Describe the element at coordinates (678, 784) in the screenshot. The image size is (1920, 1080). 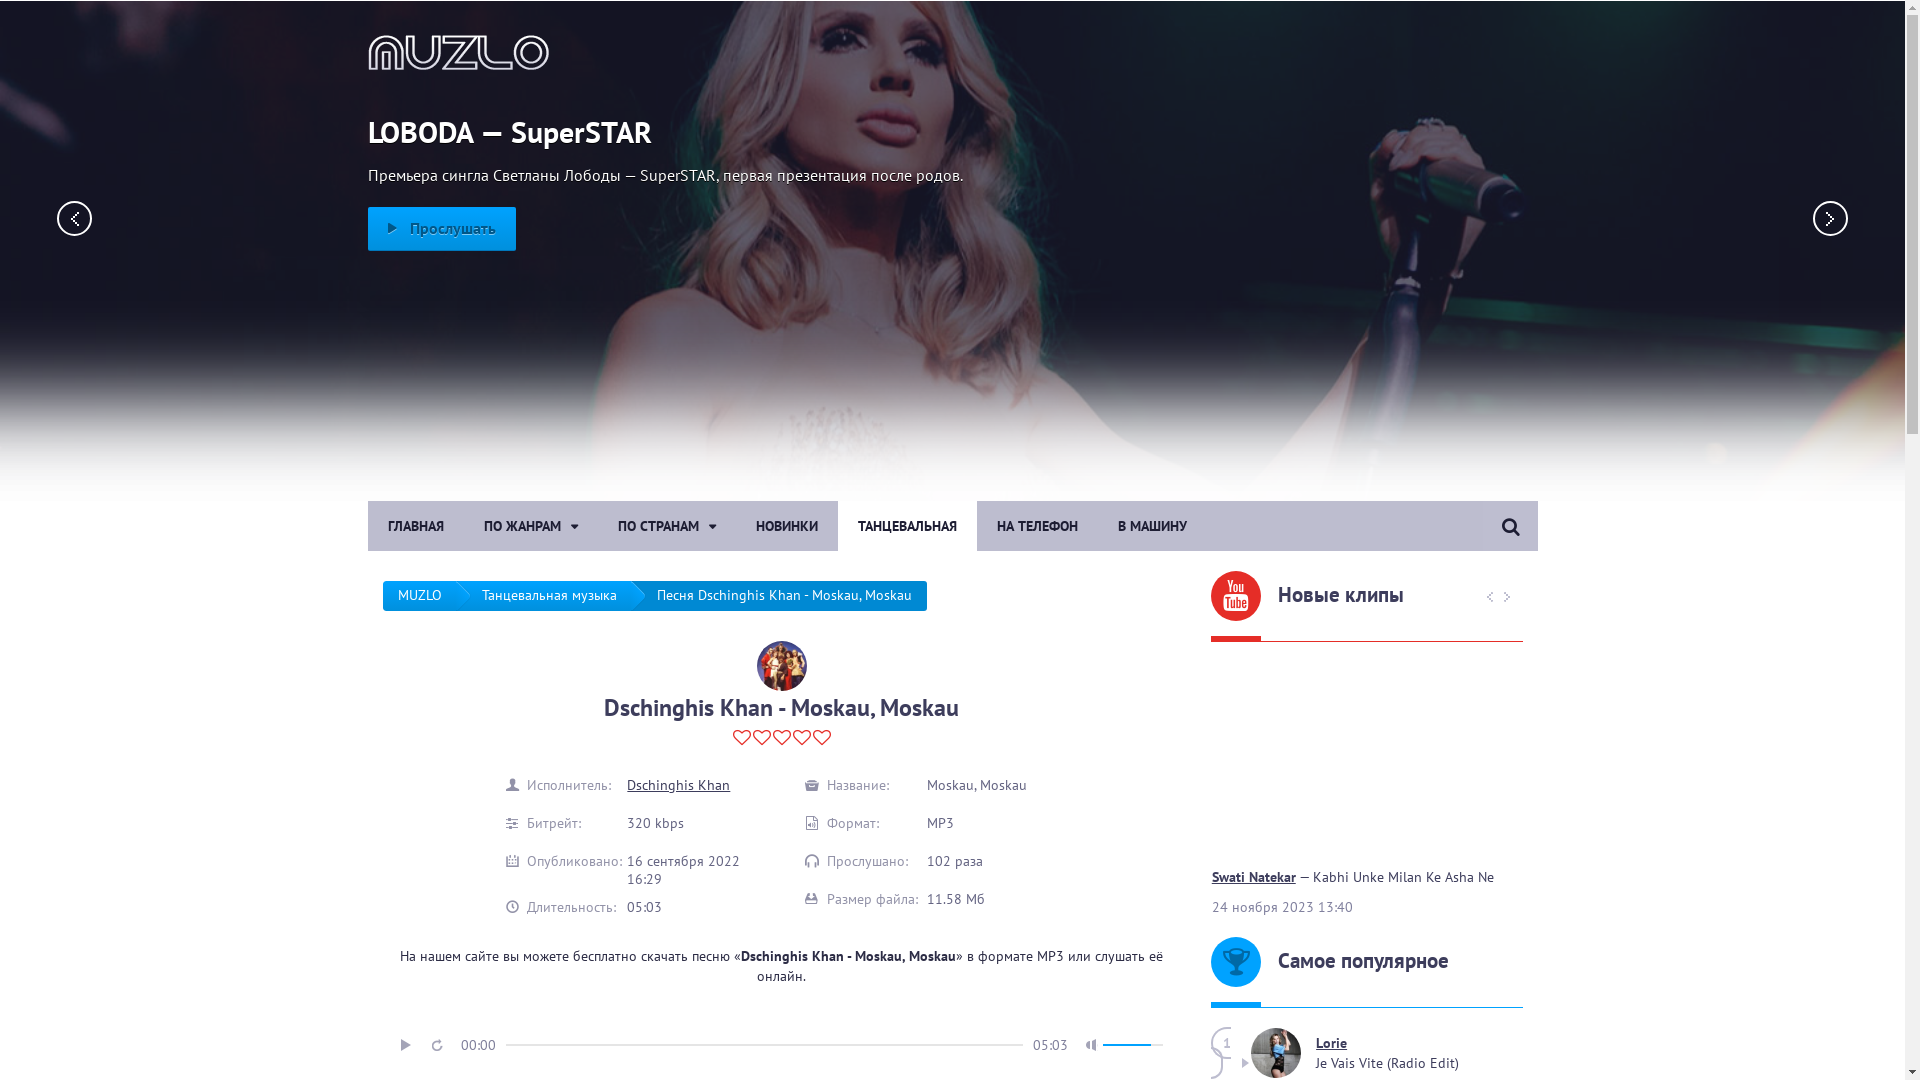
I see `'Dschinghis Khan'` at that location.